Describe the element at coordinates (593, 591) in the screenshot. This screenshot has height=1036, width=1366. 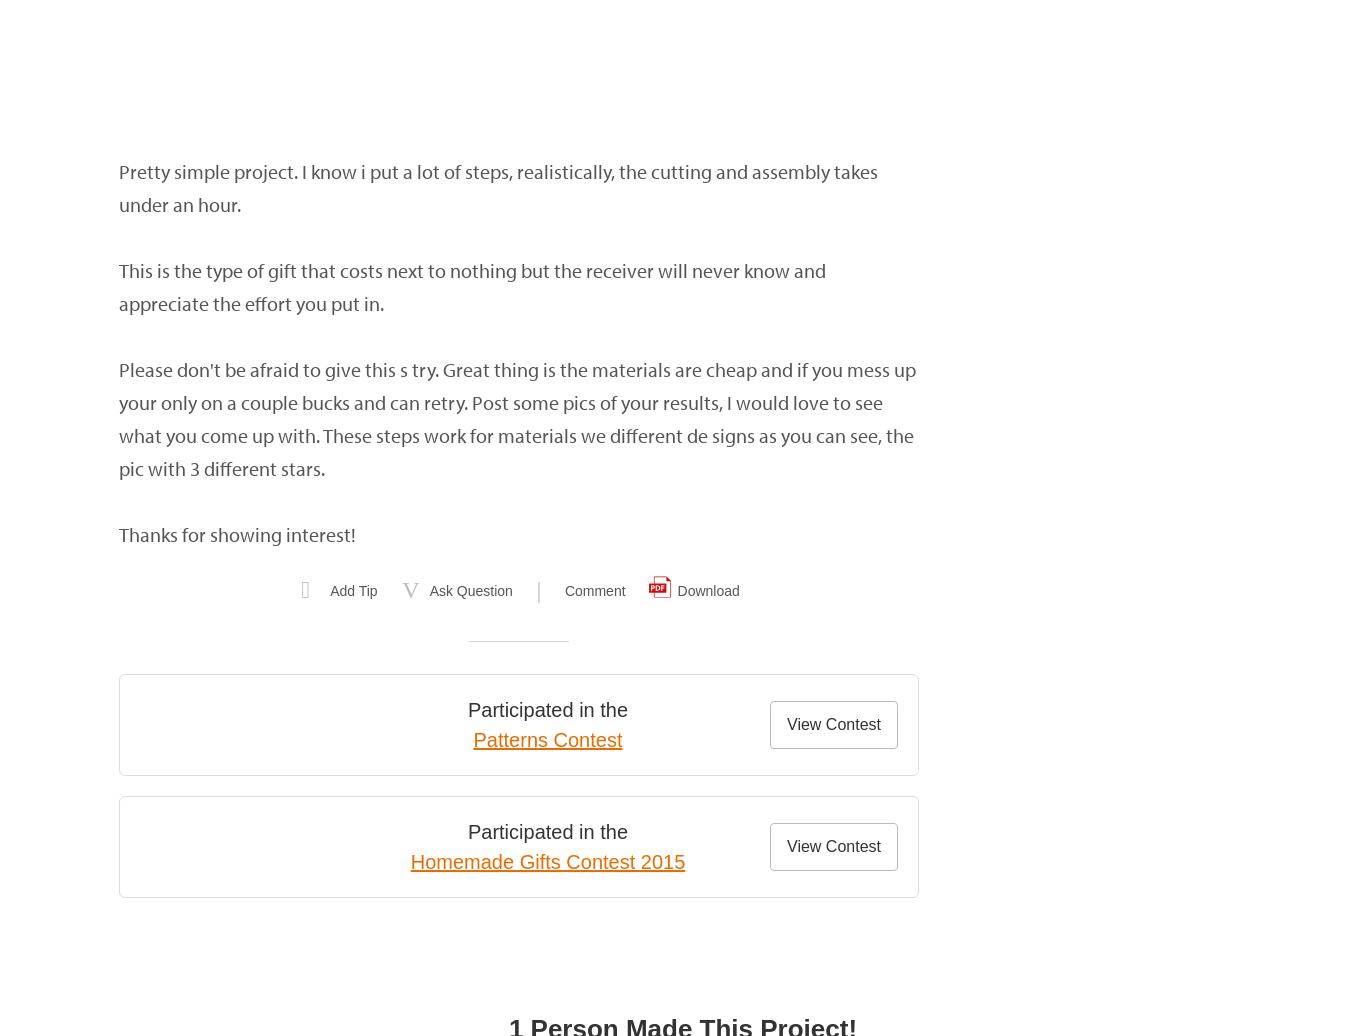
I see `'Comment'` at that location.